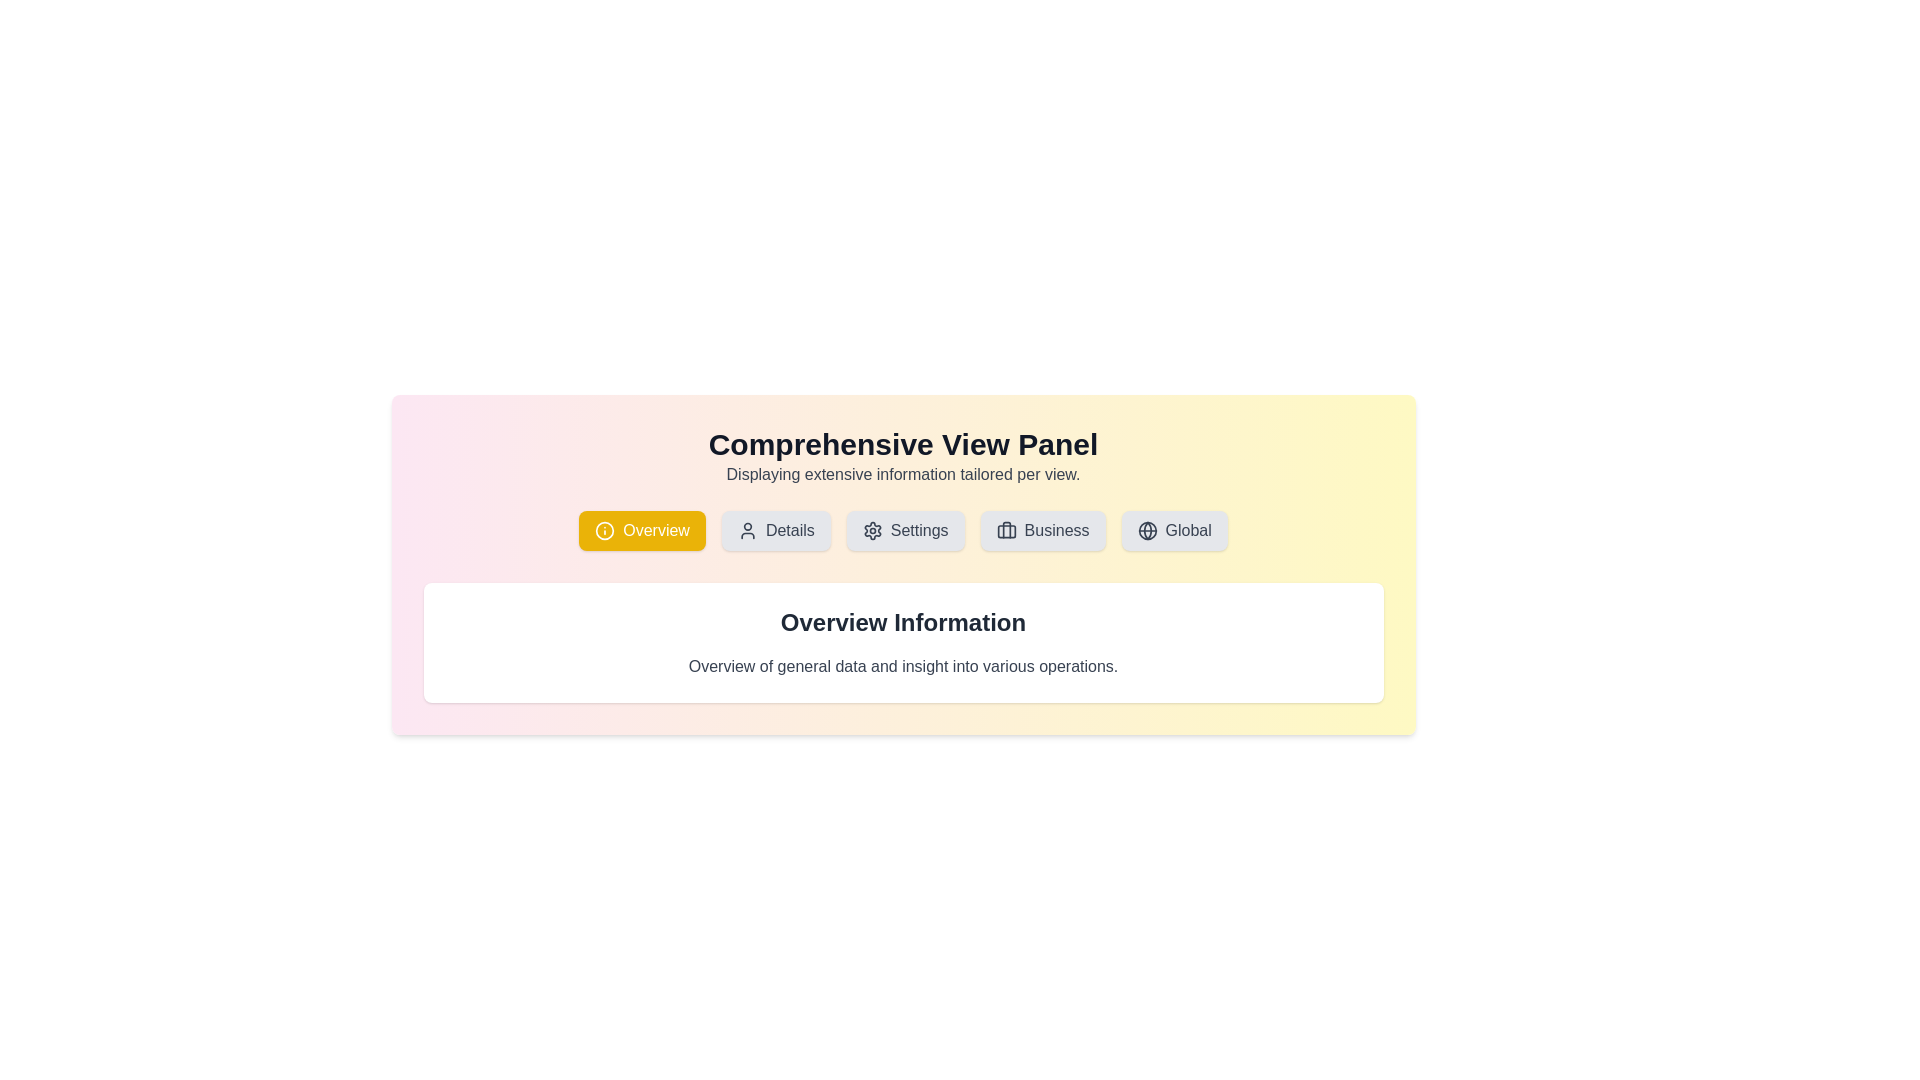  What do you see at coordinates (902, 530) in the screenshot?
I see `the Horizontal navigation bar` at bounding box center [902, 530].